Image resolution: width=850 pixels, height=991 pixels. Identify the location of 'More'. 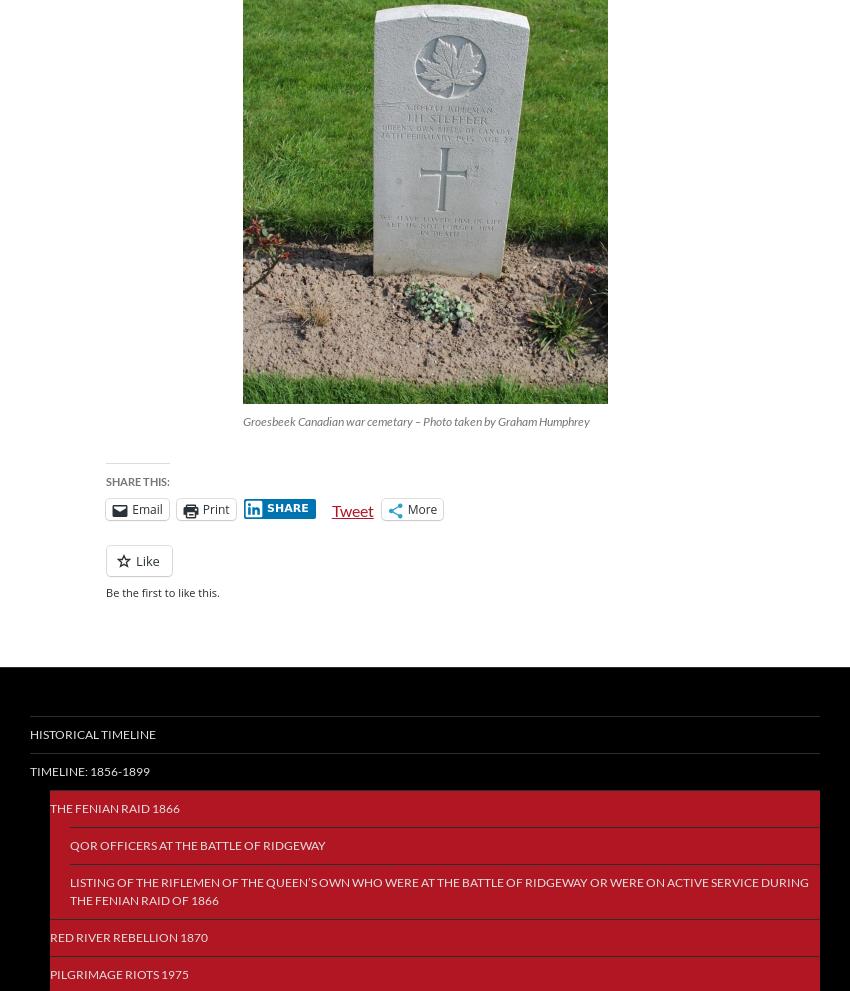
(422, 509).